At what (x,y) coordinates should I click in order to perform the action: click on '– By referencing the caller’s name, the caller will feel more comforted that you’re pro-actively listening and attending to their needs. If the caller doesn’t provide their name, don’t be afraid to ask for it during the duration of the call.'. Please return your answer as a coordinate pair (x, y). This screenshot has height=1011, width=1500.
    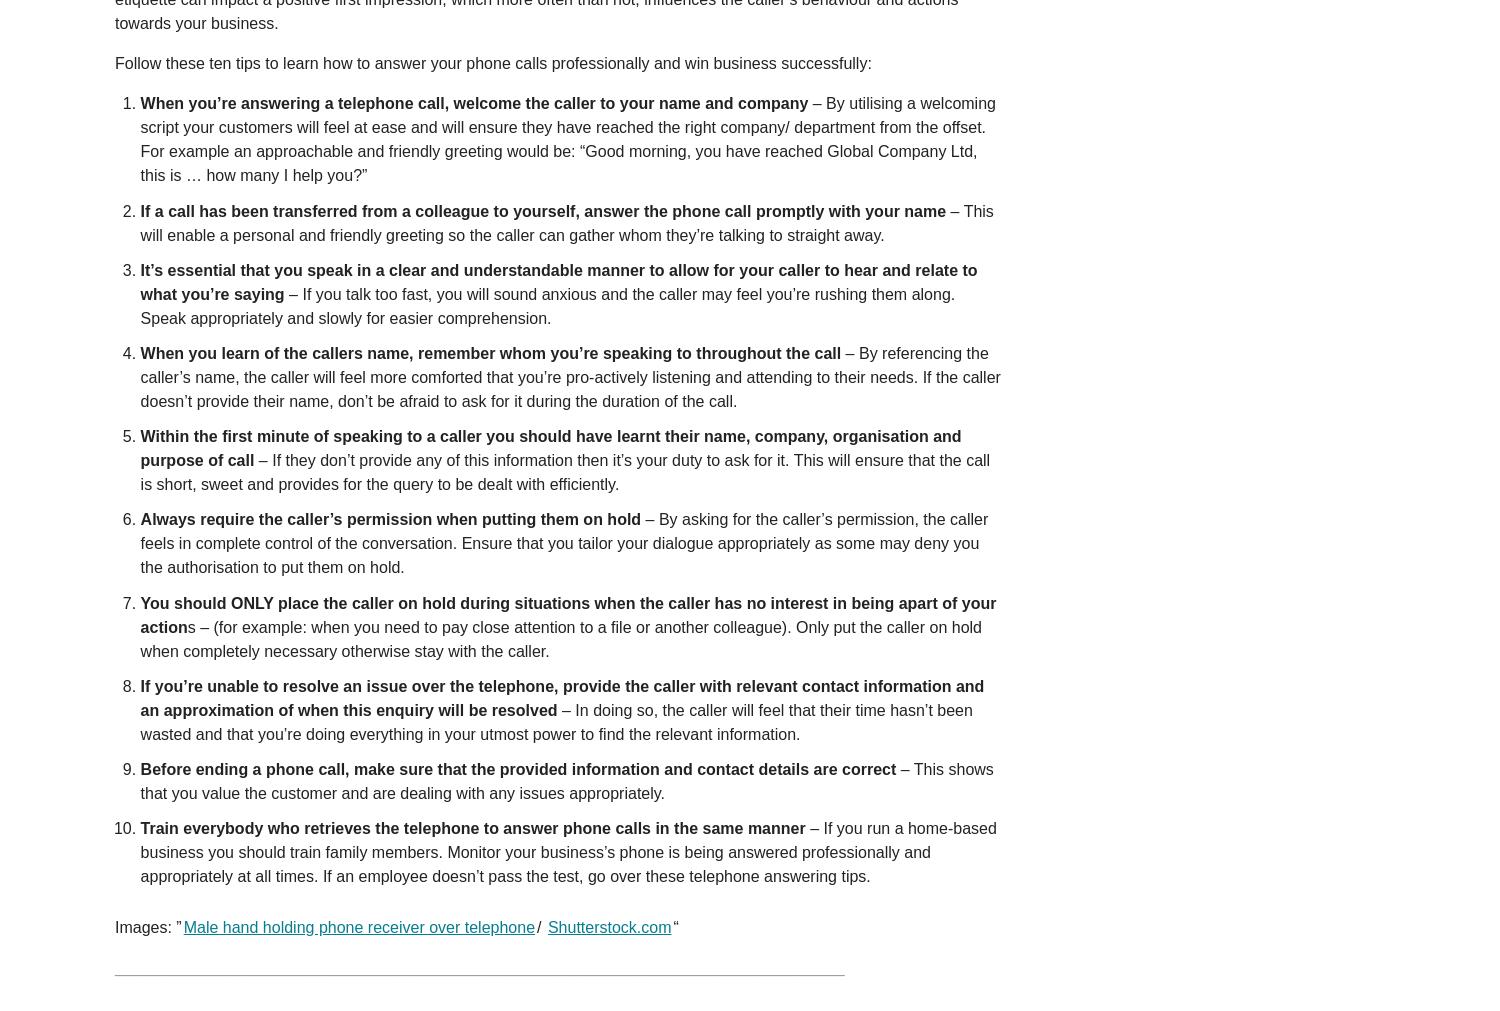
    Looking at the image, I should click on (569, 375).